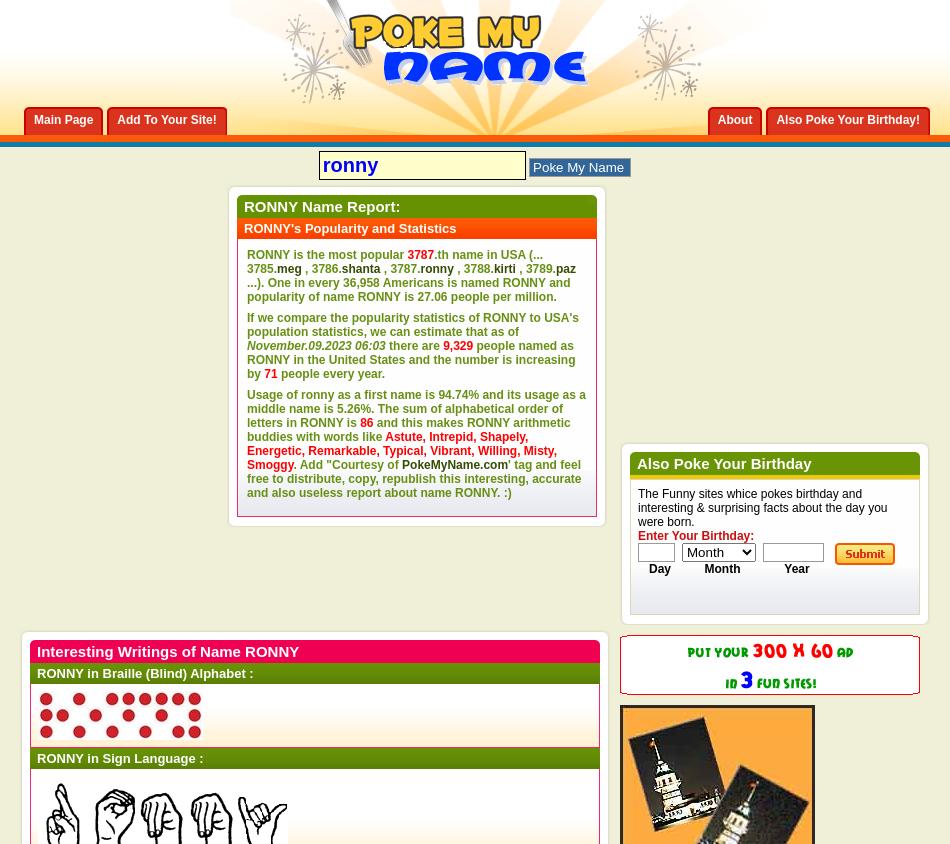  Describe the element at coordinates (415, 401) in the screenshot. I see `'% and its usage as a middle name is'` at that location.